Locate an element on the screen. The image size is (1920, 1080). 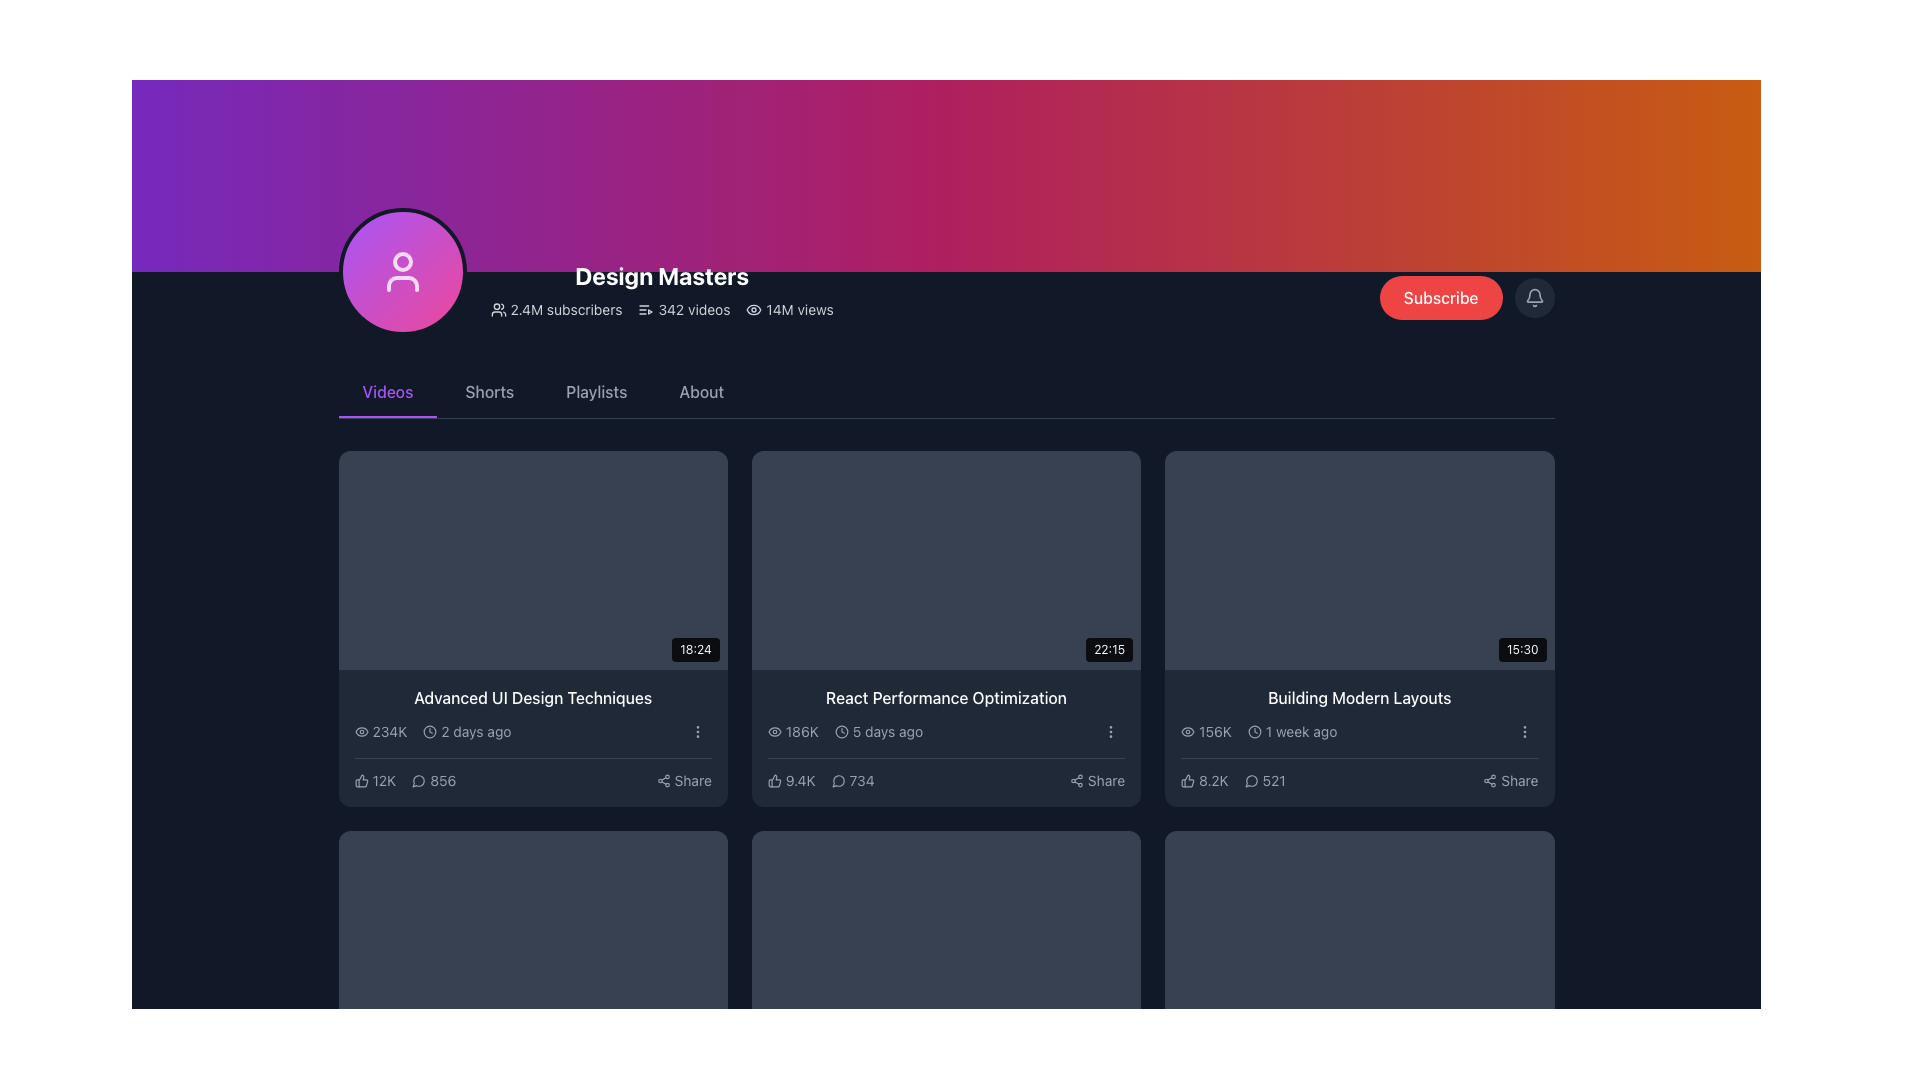
displayed text of the timestamp label showing '18:24', which is located at the bottom-right corner of the video thumbnail for 'Advanced UI Design Techniques' is located at coordinates (696, 649).